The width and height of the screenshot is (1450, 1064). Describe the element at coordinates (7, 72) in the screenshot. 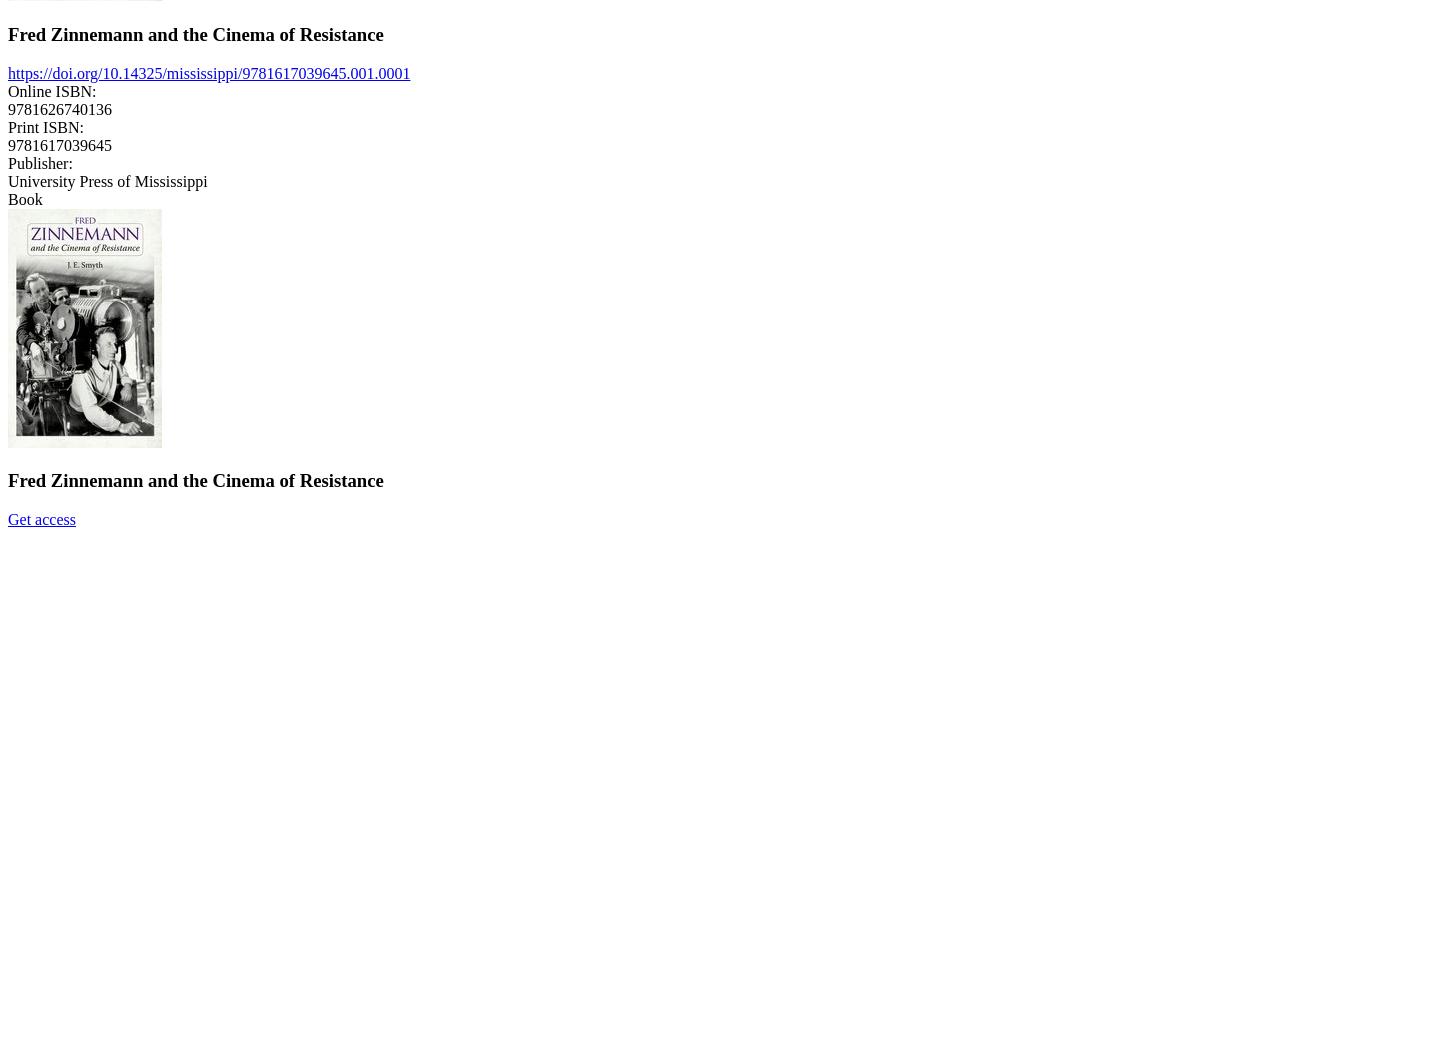

I see `'https://doi.org/10.14325/mississippi/9781617039645.001.0001'` at that location.